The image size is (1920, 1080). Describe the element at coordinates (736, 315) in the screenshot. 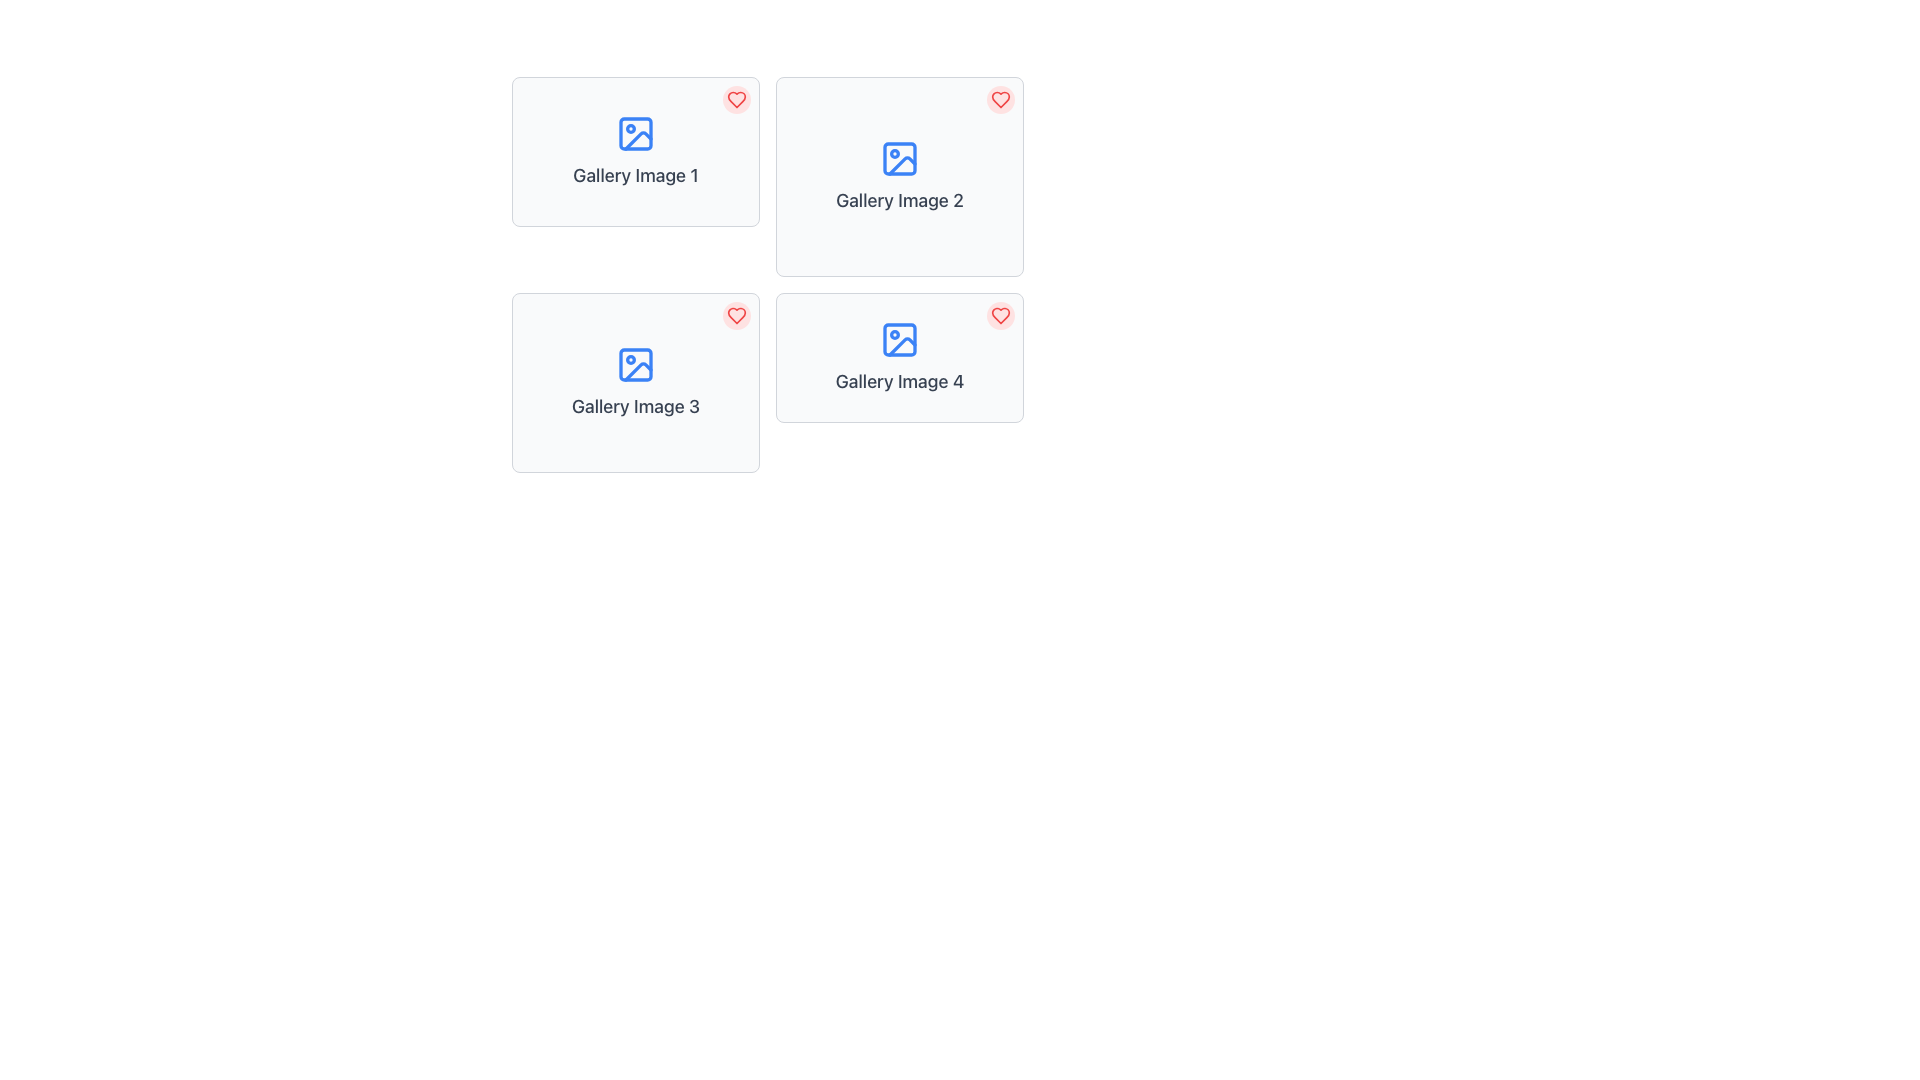

I see `the heart-shaped favorite icon located at the top-right corner of 'Gallery Image 3'` at that location.